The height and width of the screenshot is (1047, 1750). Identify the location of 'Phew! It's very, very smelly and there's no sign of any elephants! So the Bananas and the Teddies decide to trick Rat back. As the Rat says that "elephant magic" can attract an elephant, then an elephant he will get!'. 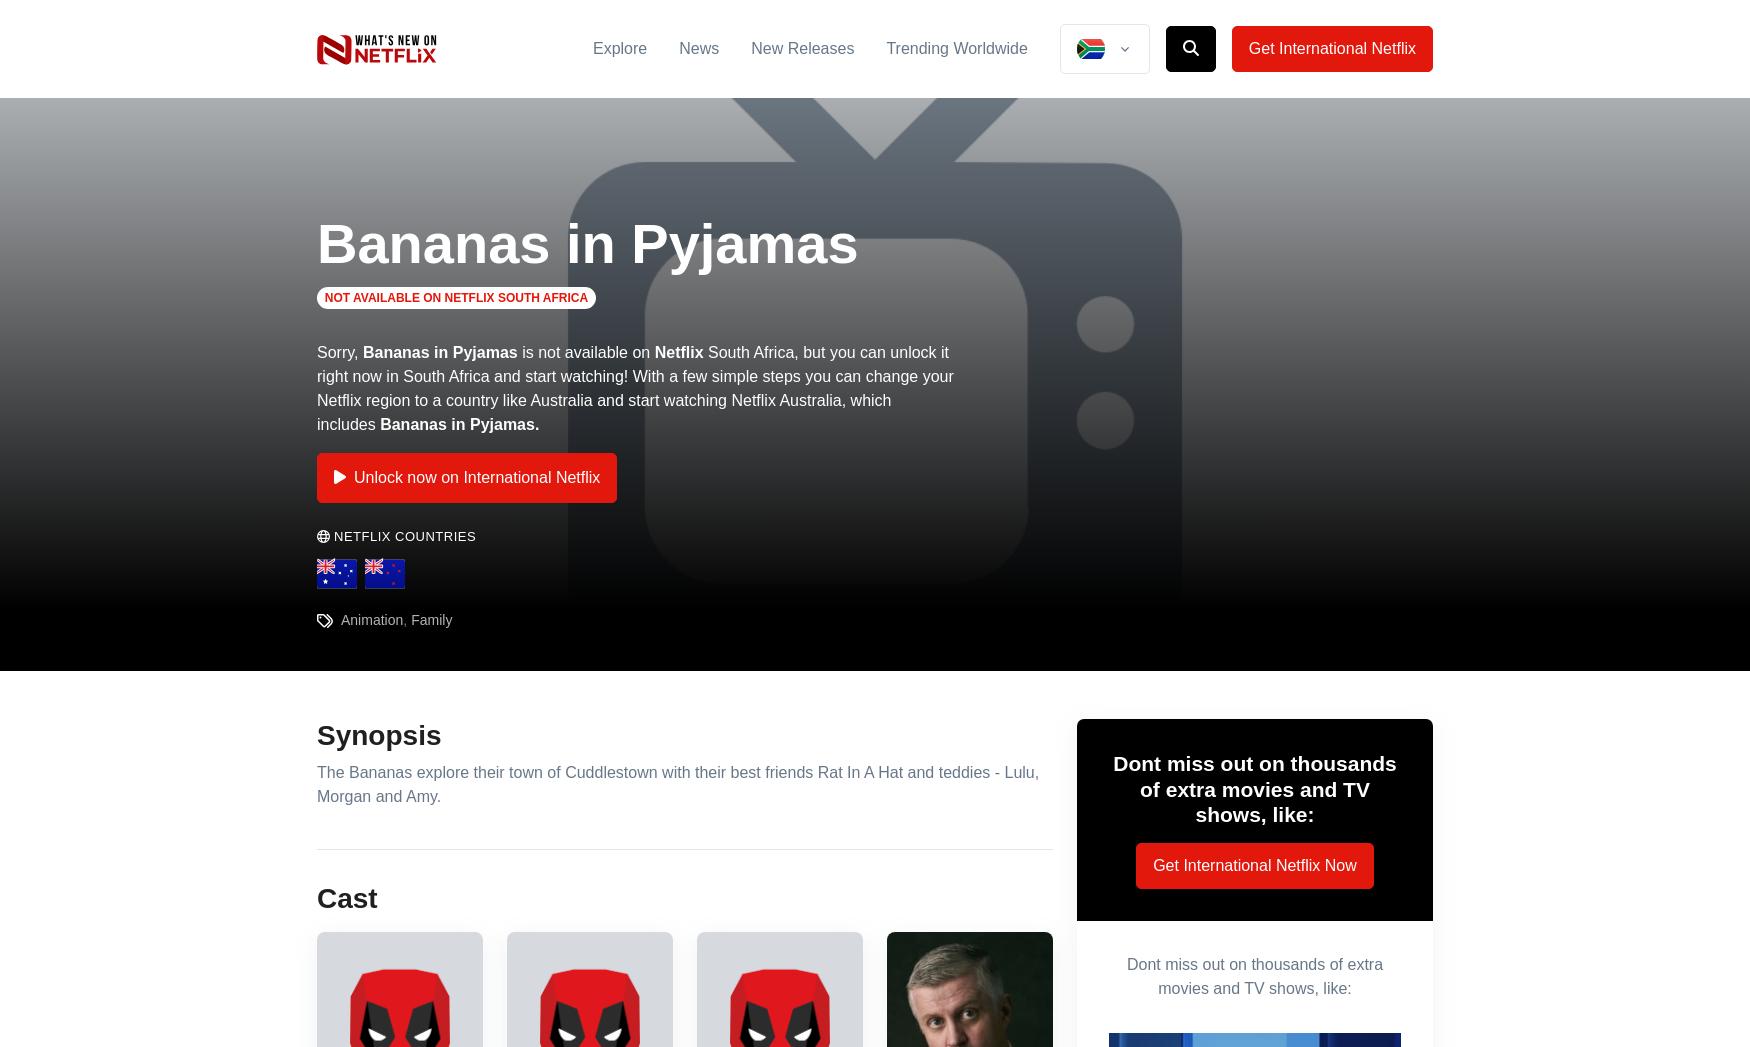
(802, 267).